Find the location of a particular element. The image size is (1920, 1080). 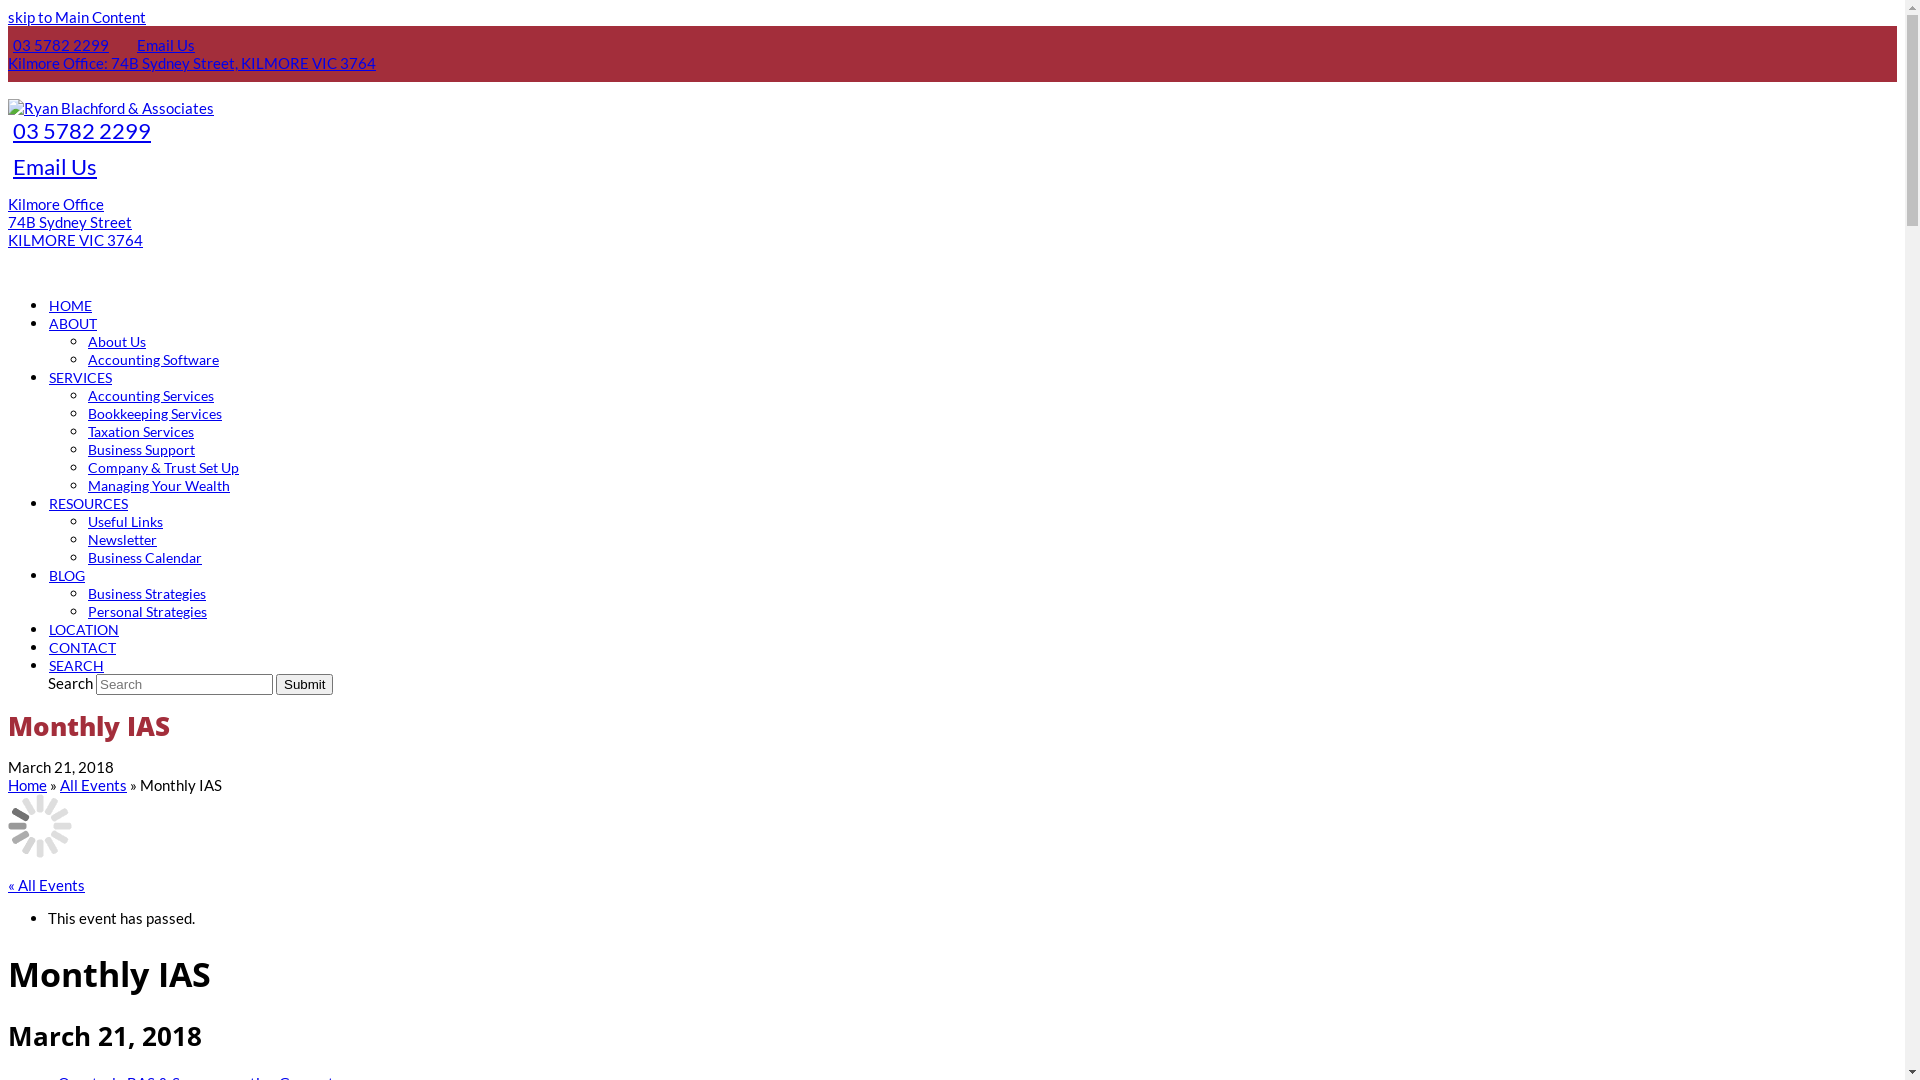

'Company & Trust Set Up' is located at coordinates (163, 466).